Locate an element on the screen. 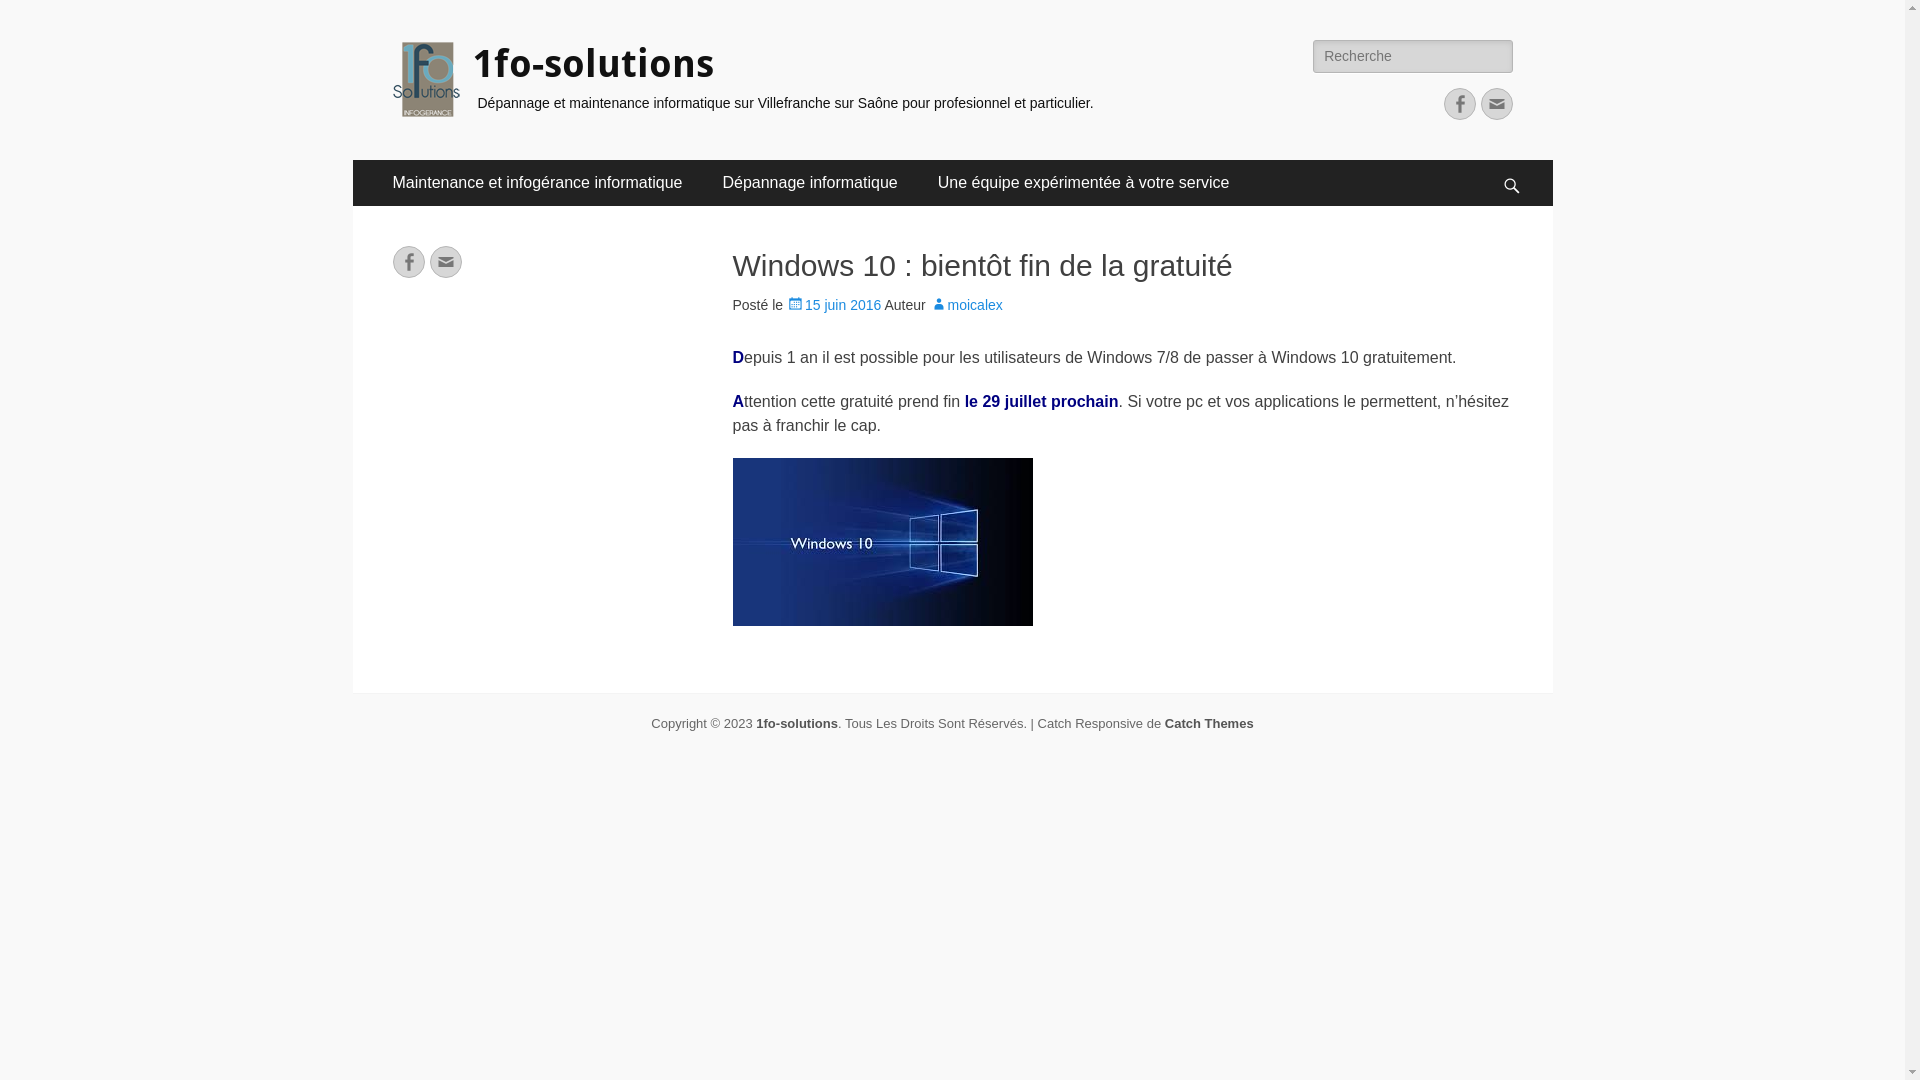  'Catch Themes' is located at coordinates (1165, 723).